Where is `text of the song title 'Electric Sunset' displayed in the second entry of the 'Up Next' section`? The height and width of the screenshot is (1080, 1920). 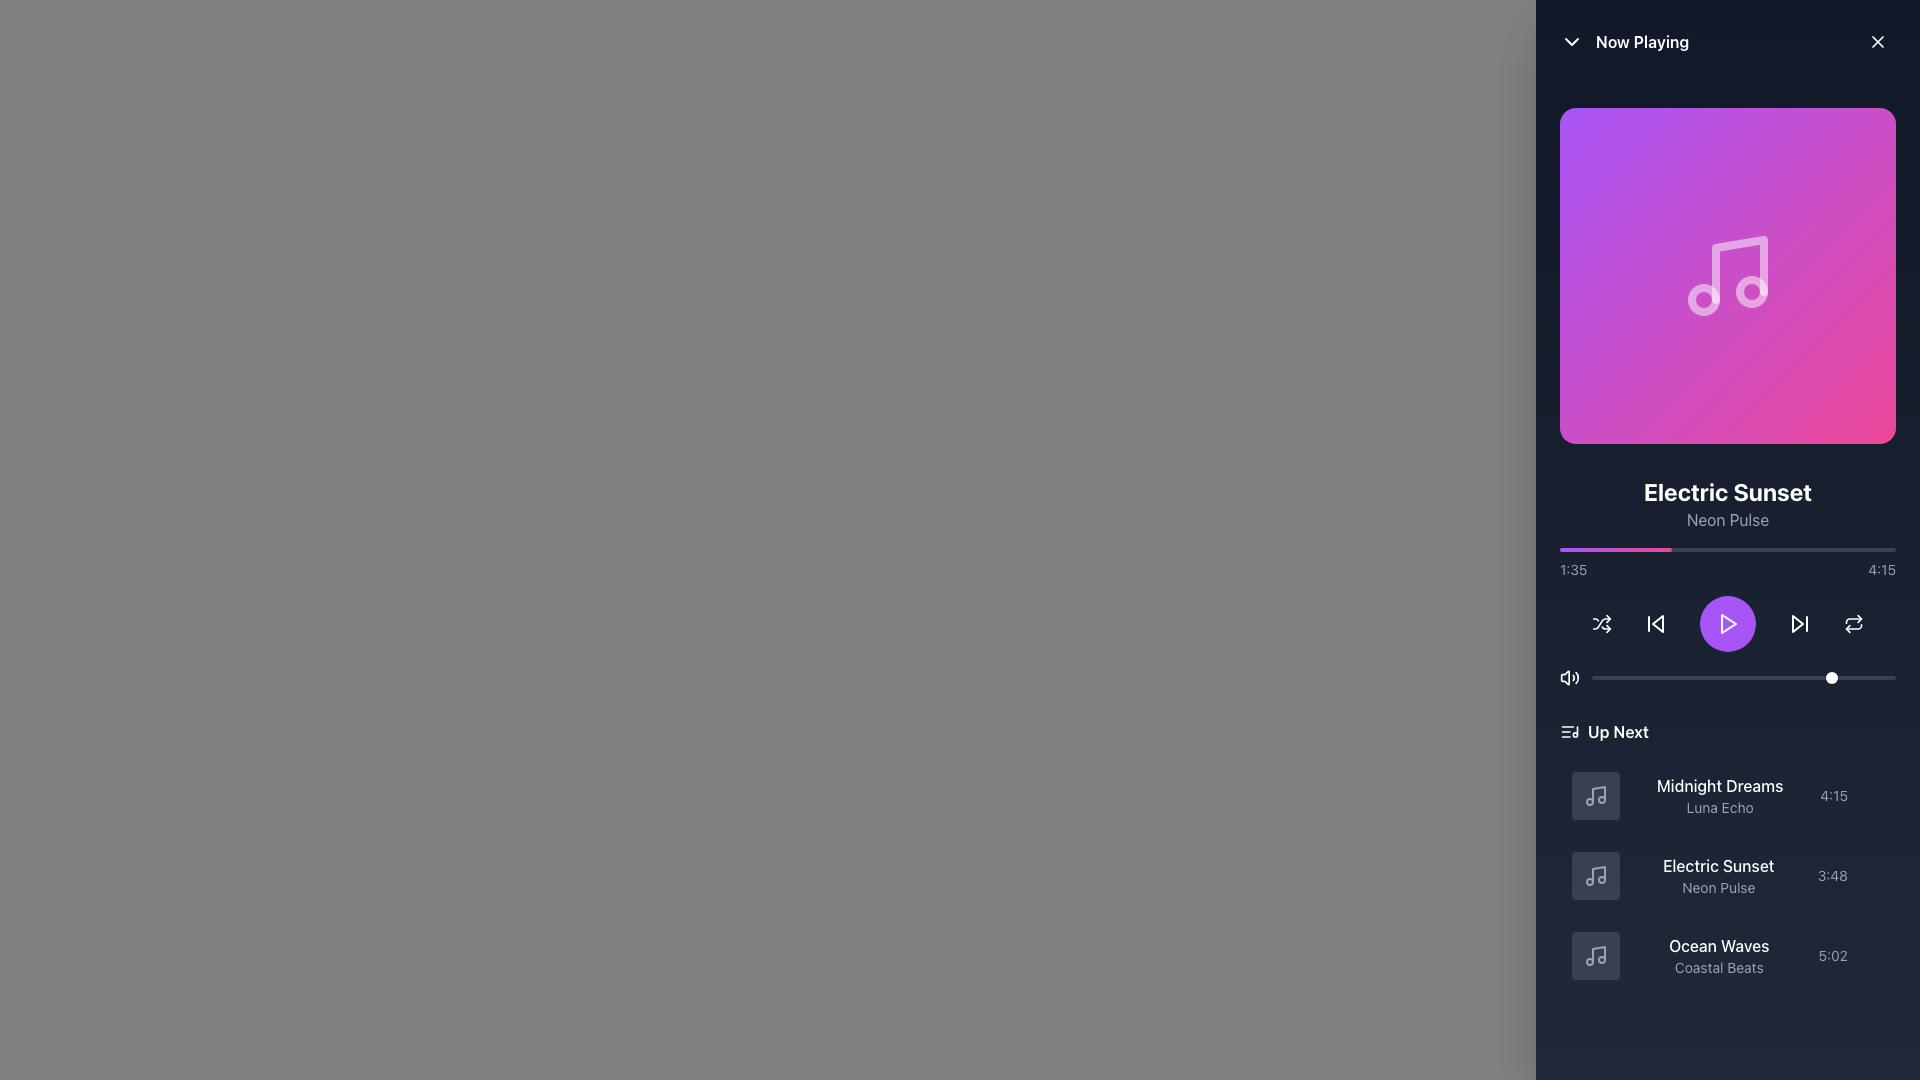 text of the song title 'Electric Sunset' displayed in the second entry of the 'Up Next' section is located at coordinates (1717, 865).